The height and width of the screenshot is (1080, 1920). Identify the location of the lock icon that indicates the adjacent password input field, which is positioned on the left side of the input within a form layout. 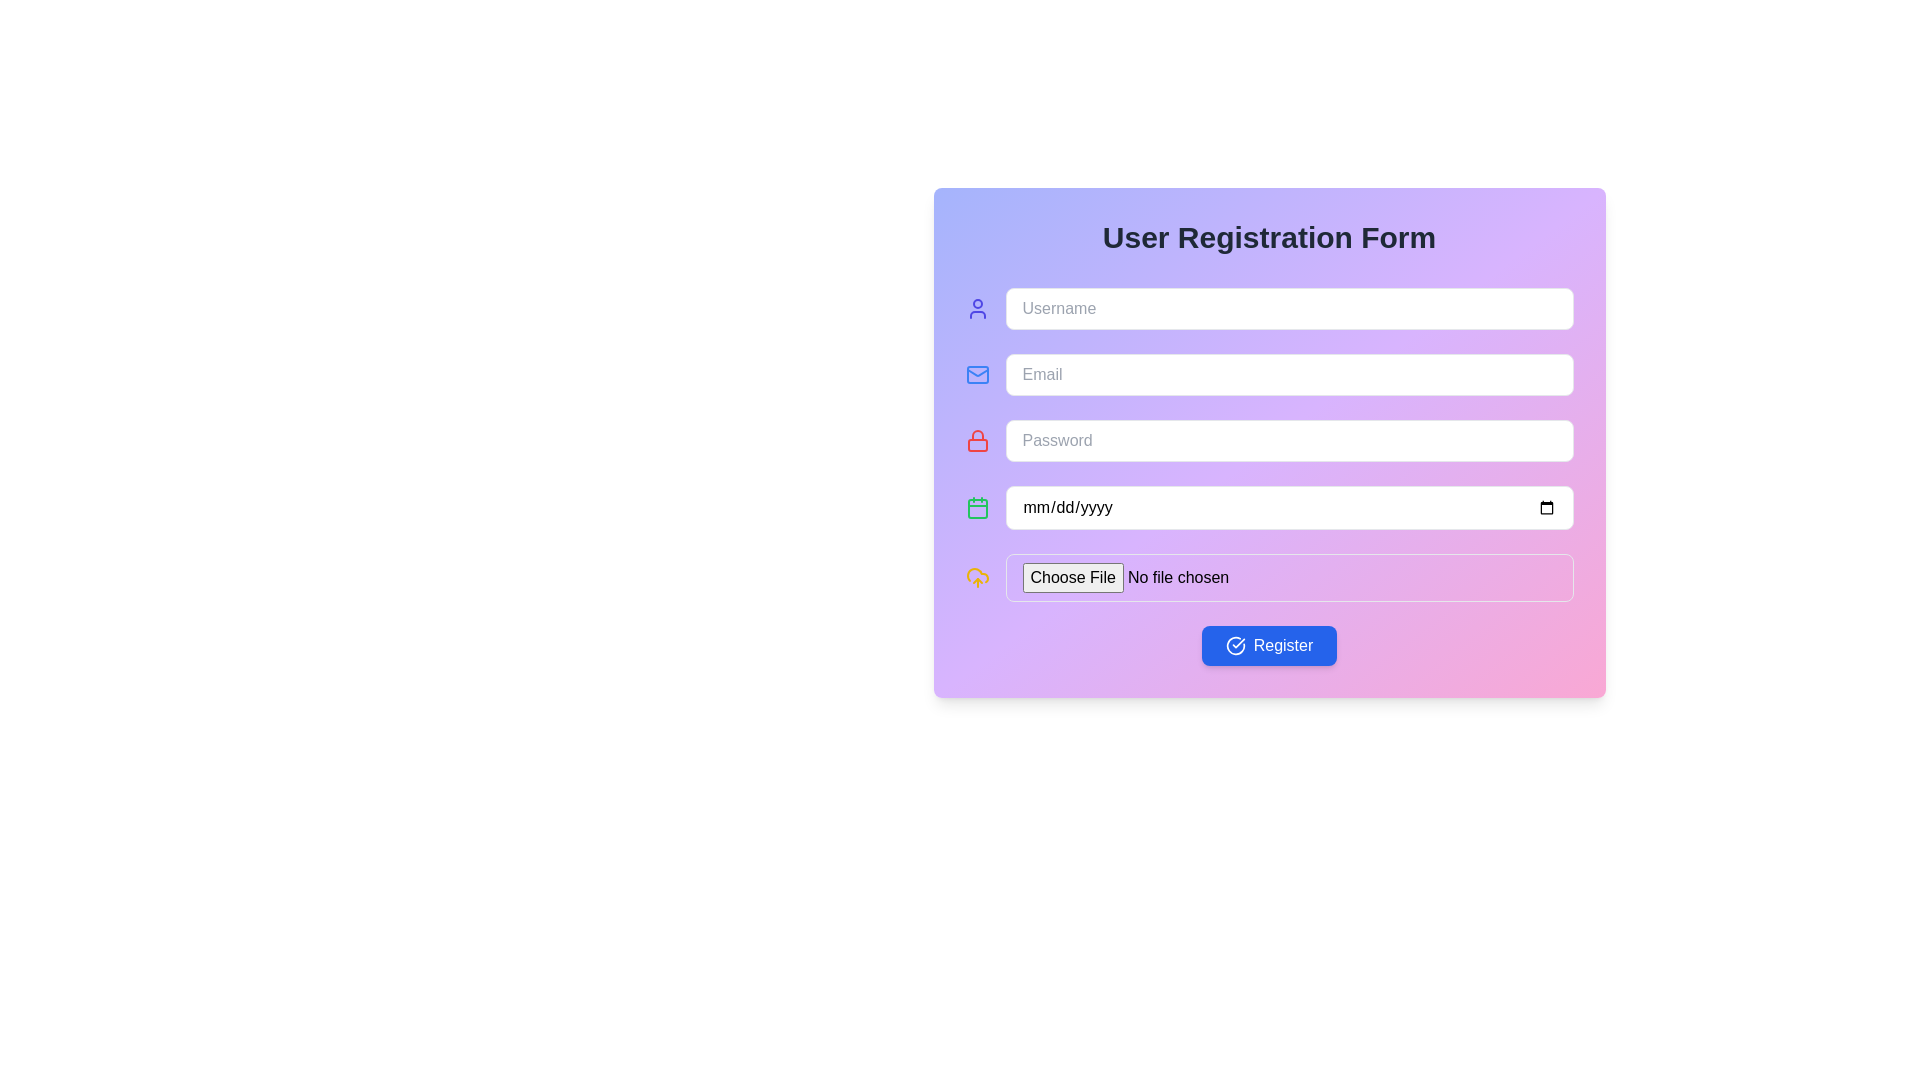
(977, 439).